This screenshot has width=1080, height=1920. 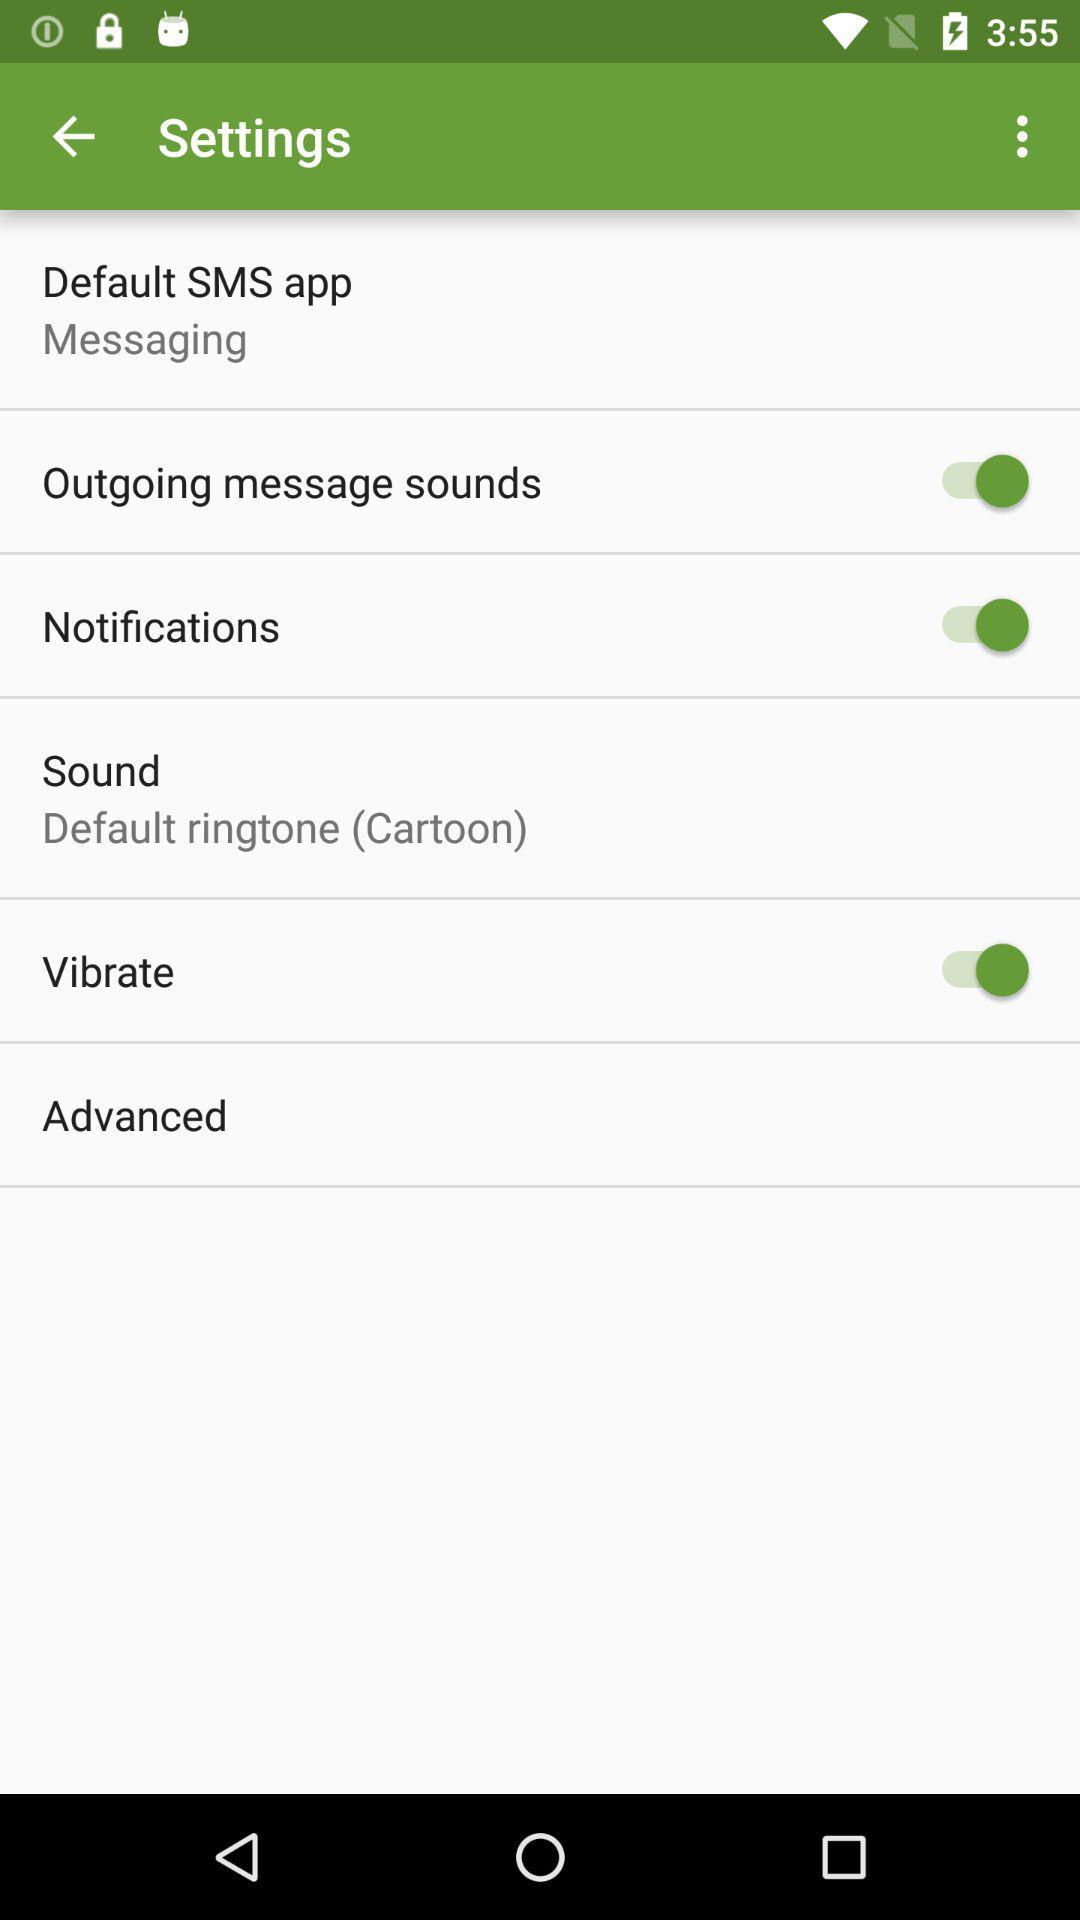 I want to click on the item above advanced icon, so click(x=108, y=970).